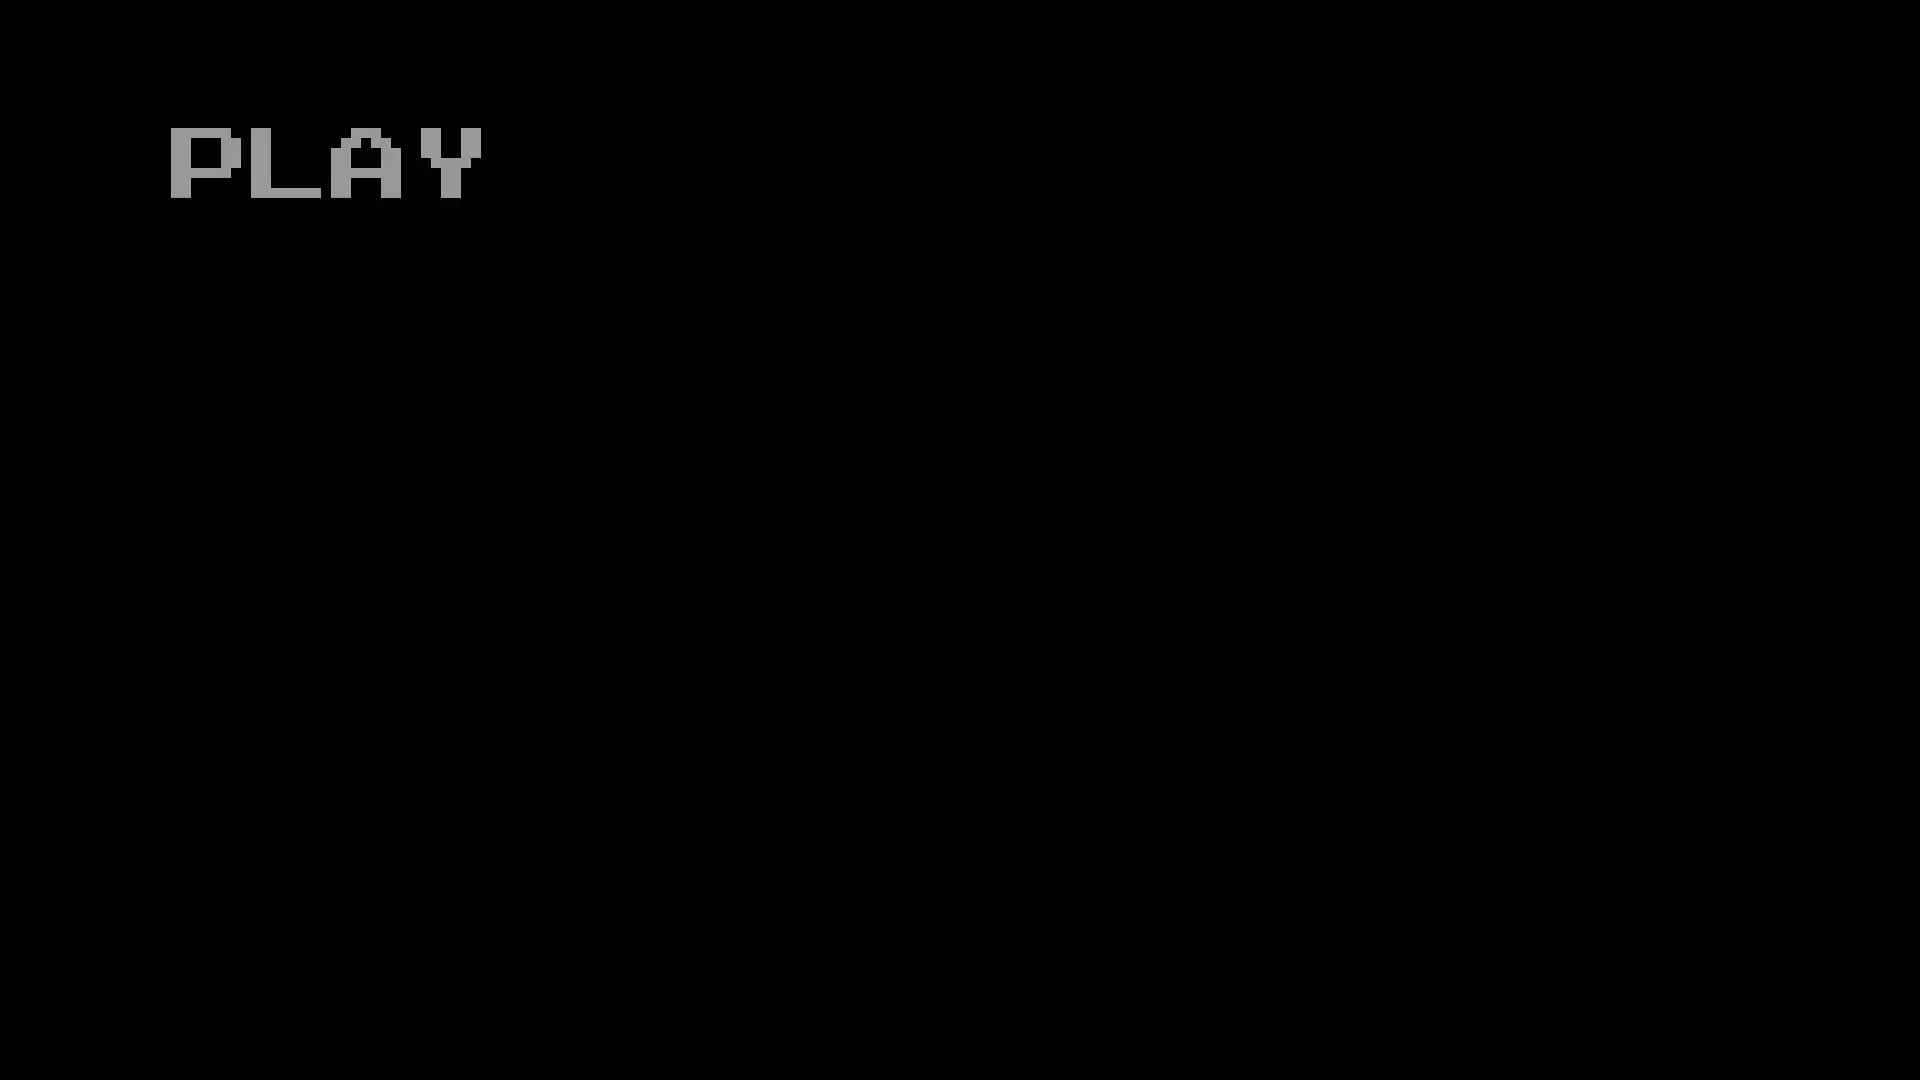 The width and height of the screenshot is (1920, 1080). What do you see at coordinates (320, 156) in the screenshot?
I see `Play` at bounding box center [320, 156].